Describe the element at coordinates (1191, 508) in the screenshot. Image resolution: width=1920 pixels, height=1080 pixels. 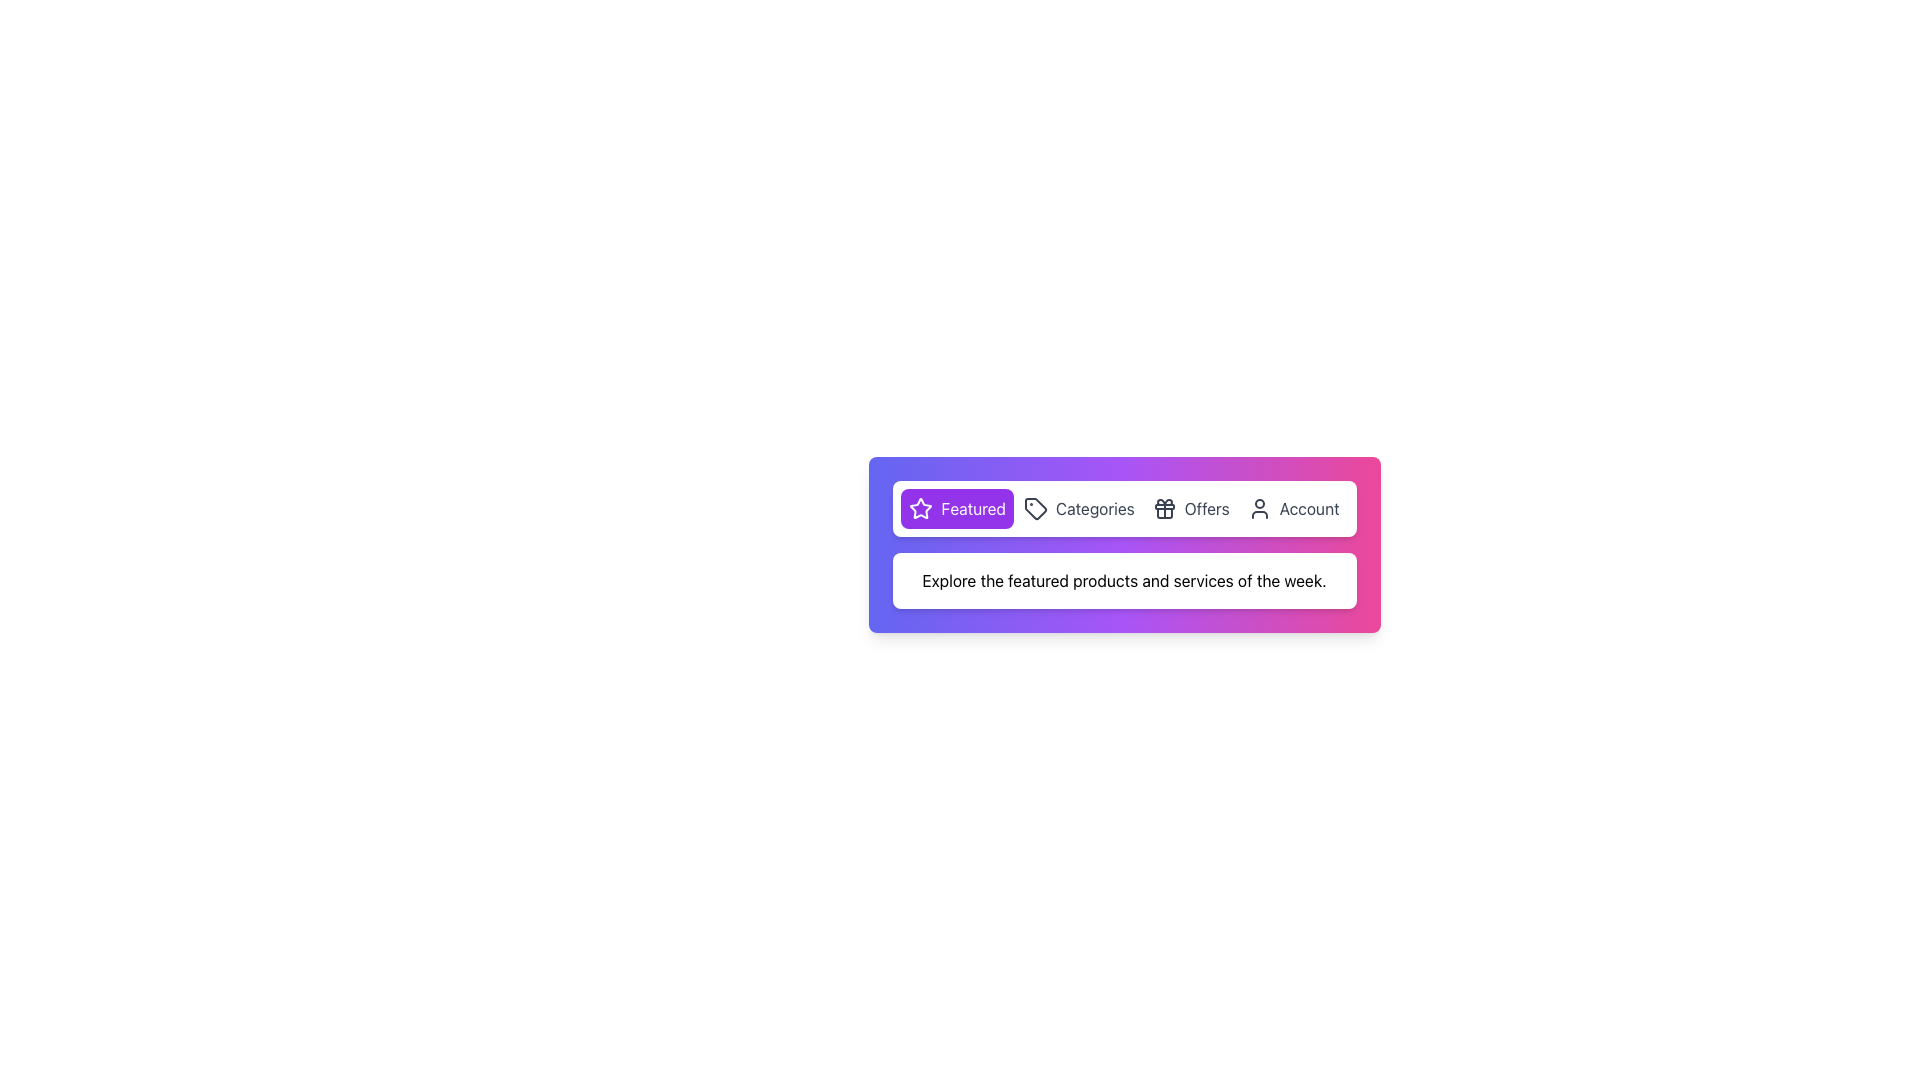
I see `the 'Offers' button in the navigation bar` at that location.